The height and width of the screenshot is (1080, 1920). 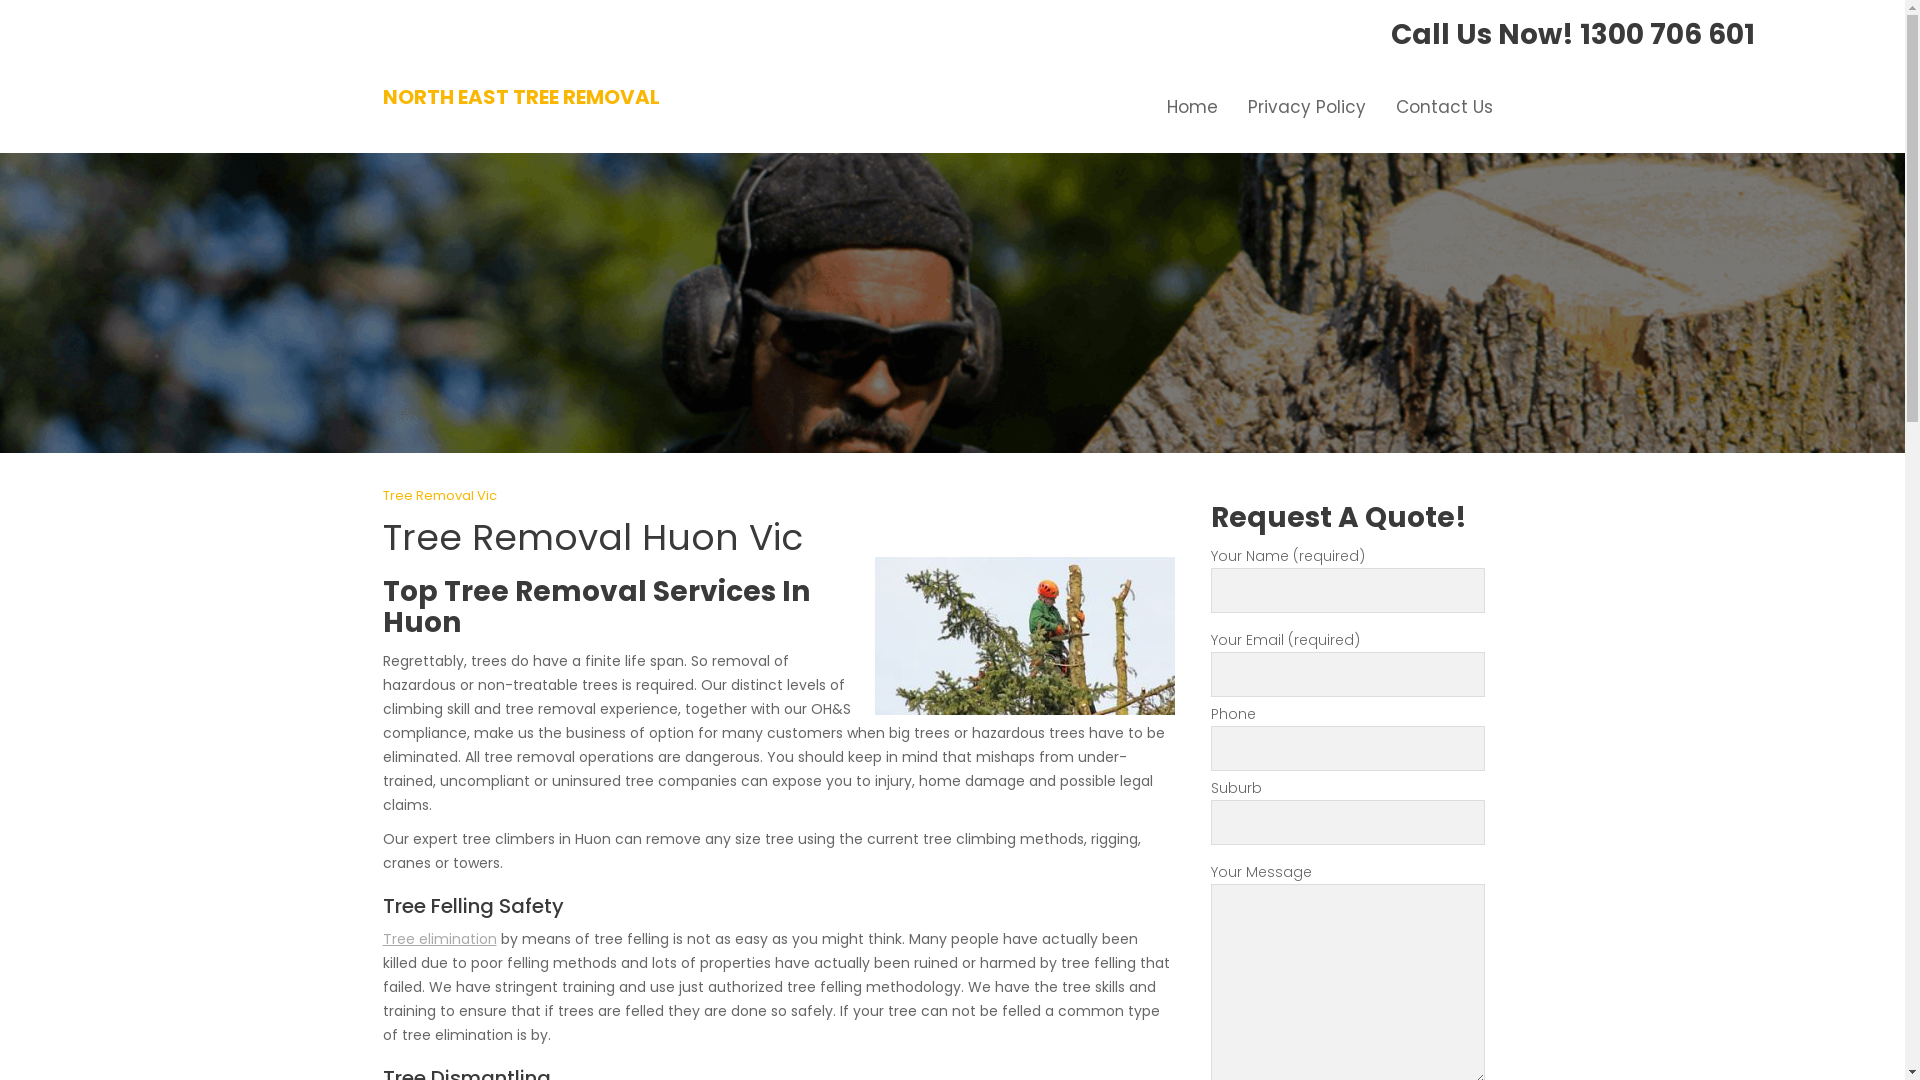 I want to click on 'Tree elimination', so click(x=382, y=938).